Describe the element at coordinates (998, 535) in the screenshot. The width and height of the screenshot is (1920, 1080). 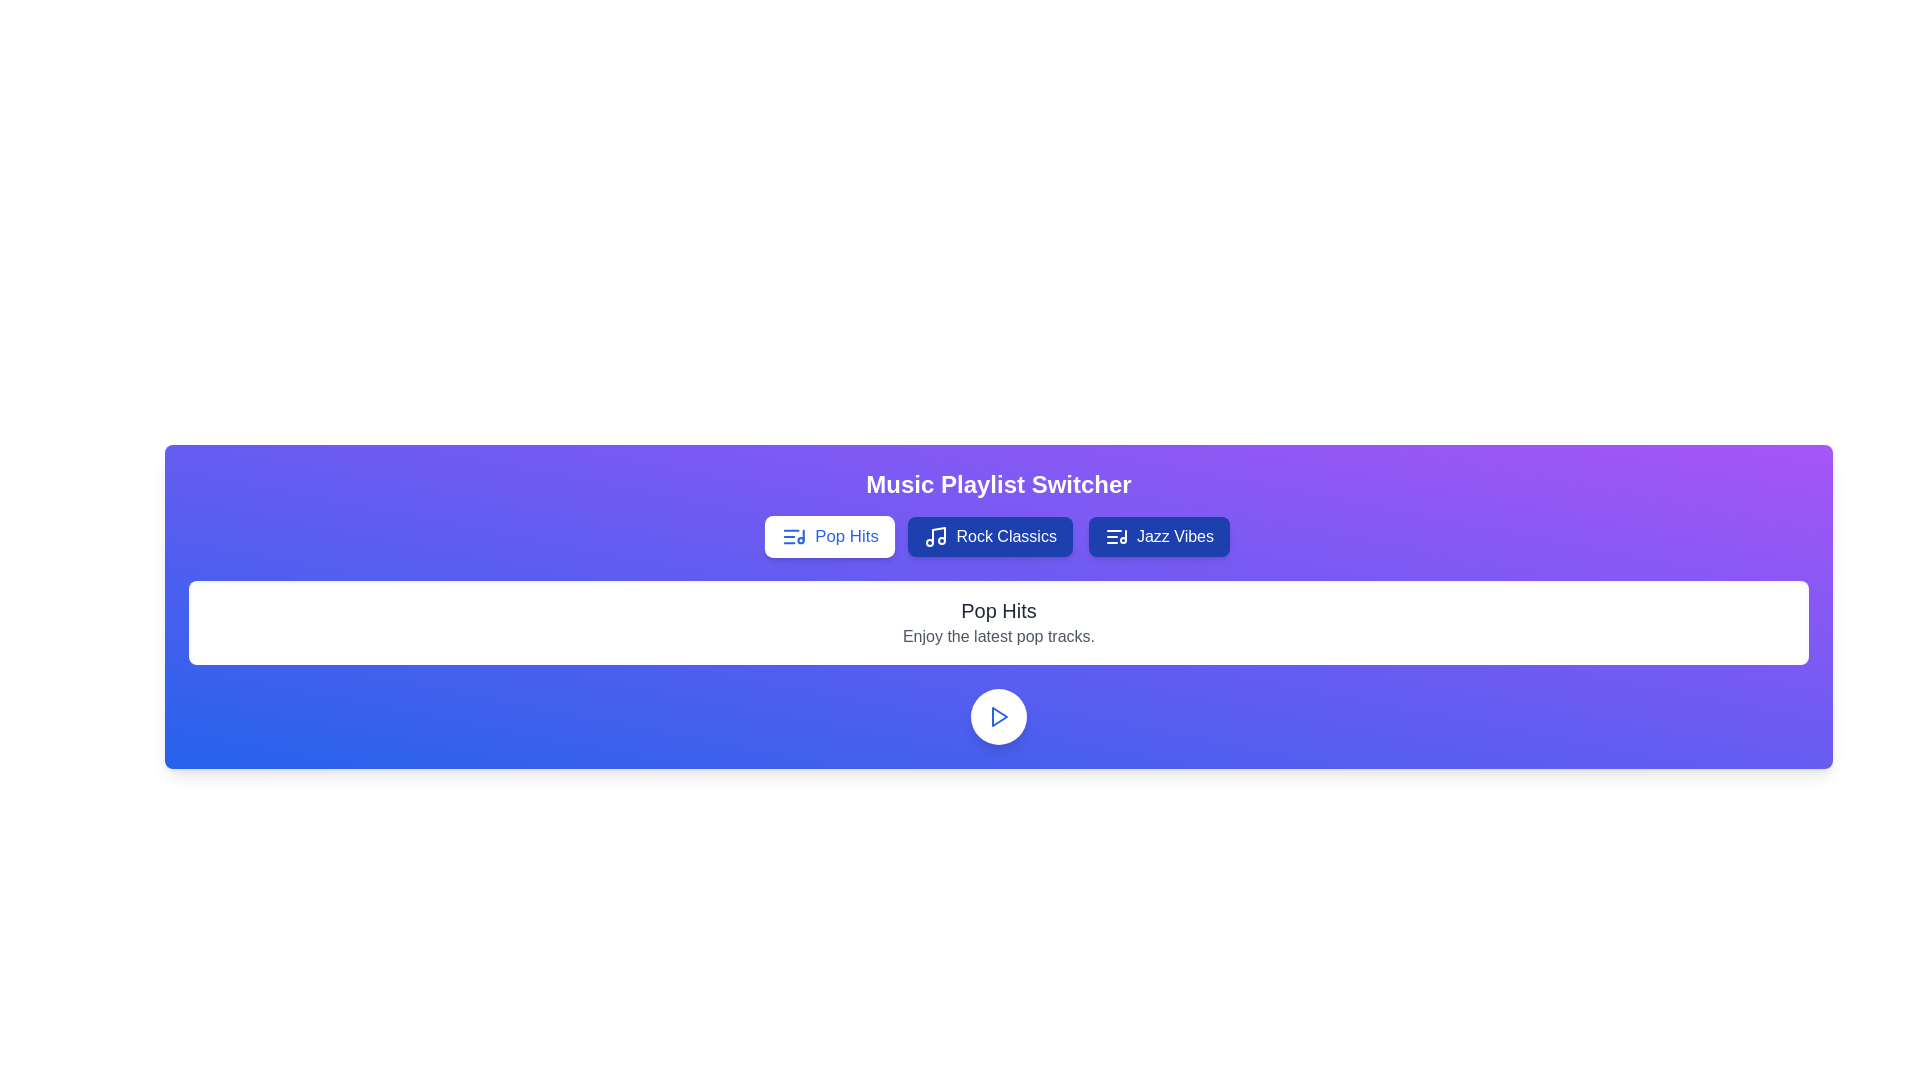
I see `the second button from the left in the 'Music Playlist Switcher'` at that location.